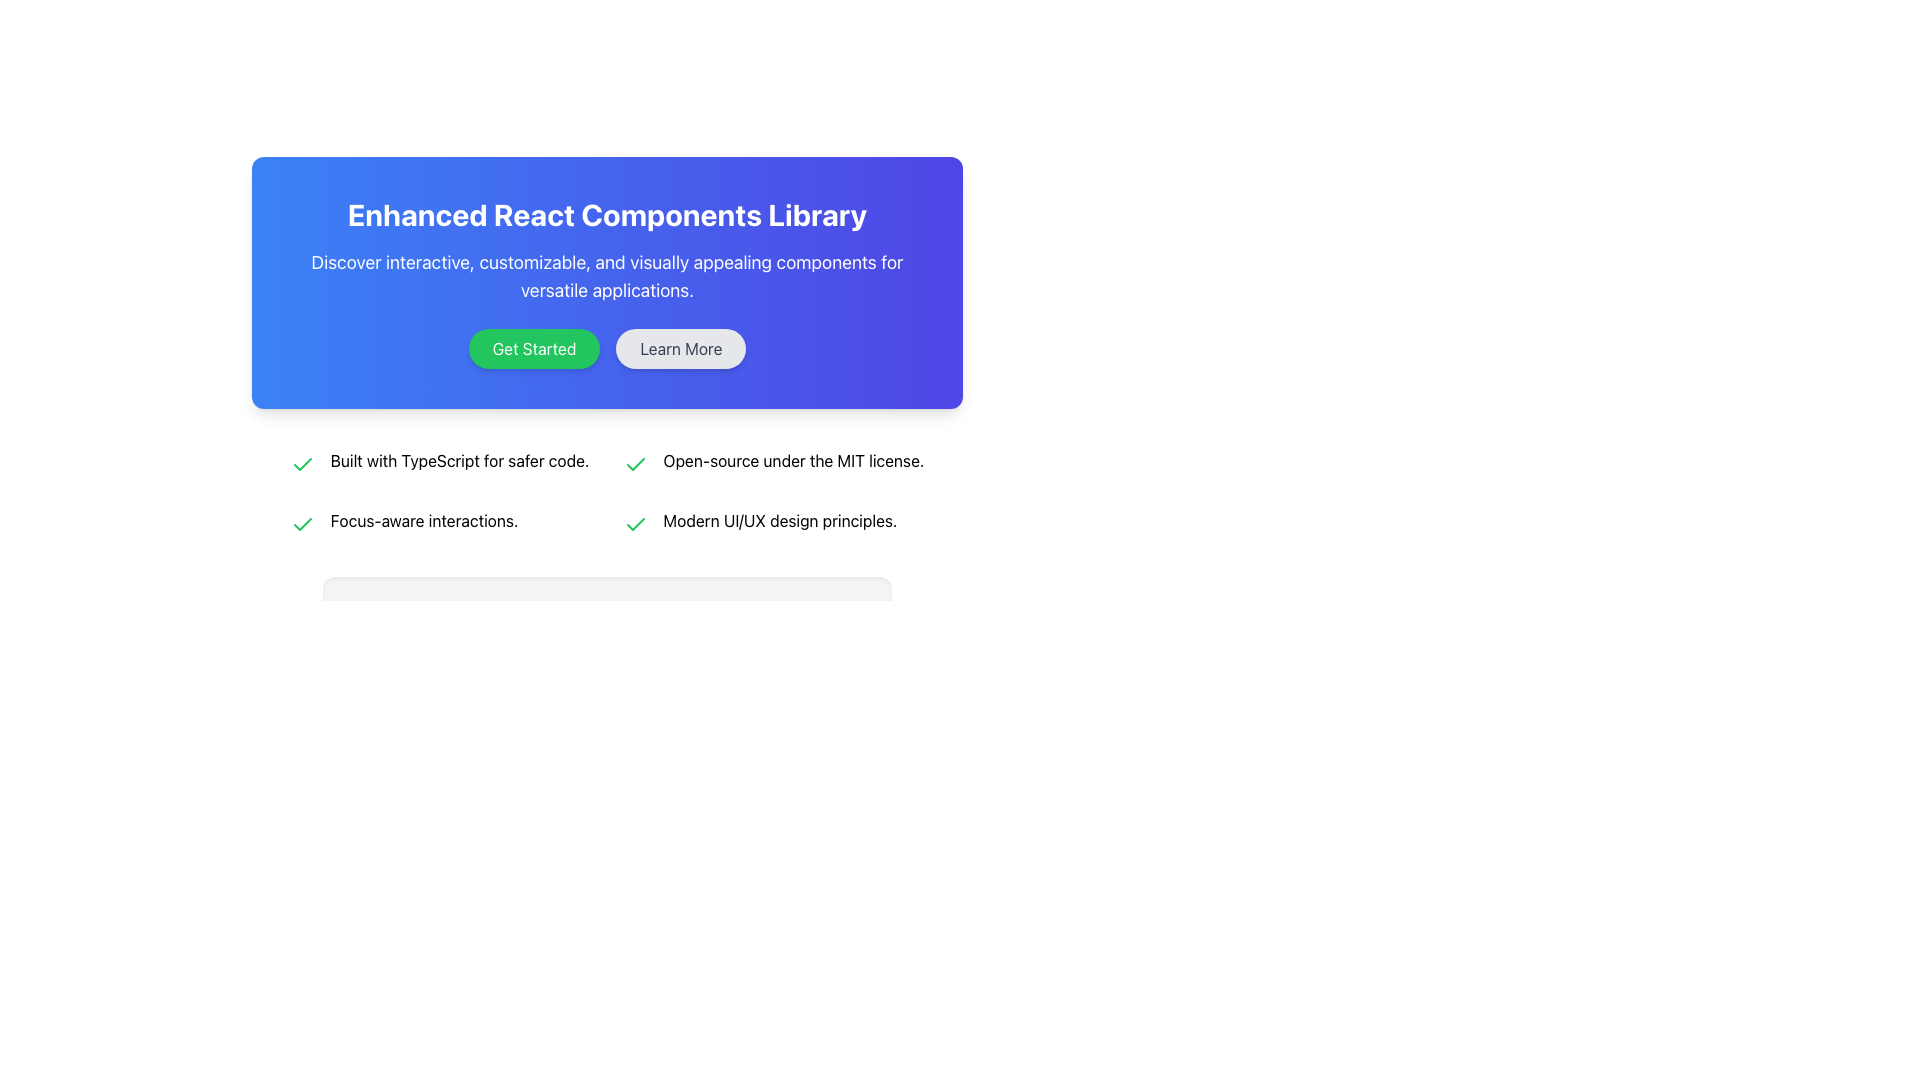 Image resolution: width=1920 pixels, height=1080 pixels. Describe the element at coordinates (606, 277) in the screenshot. I see `the Text label that provides a descriptive subtitle beneath the title 'Enhanced React Components Library'` at that location.